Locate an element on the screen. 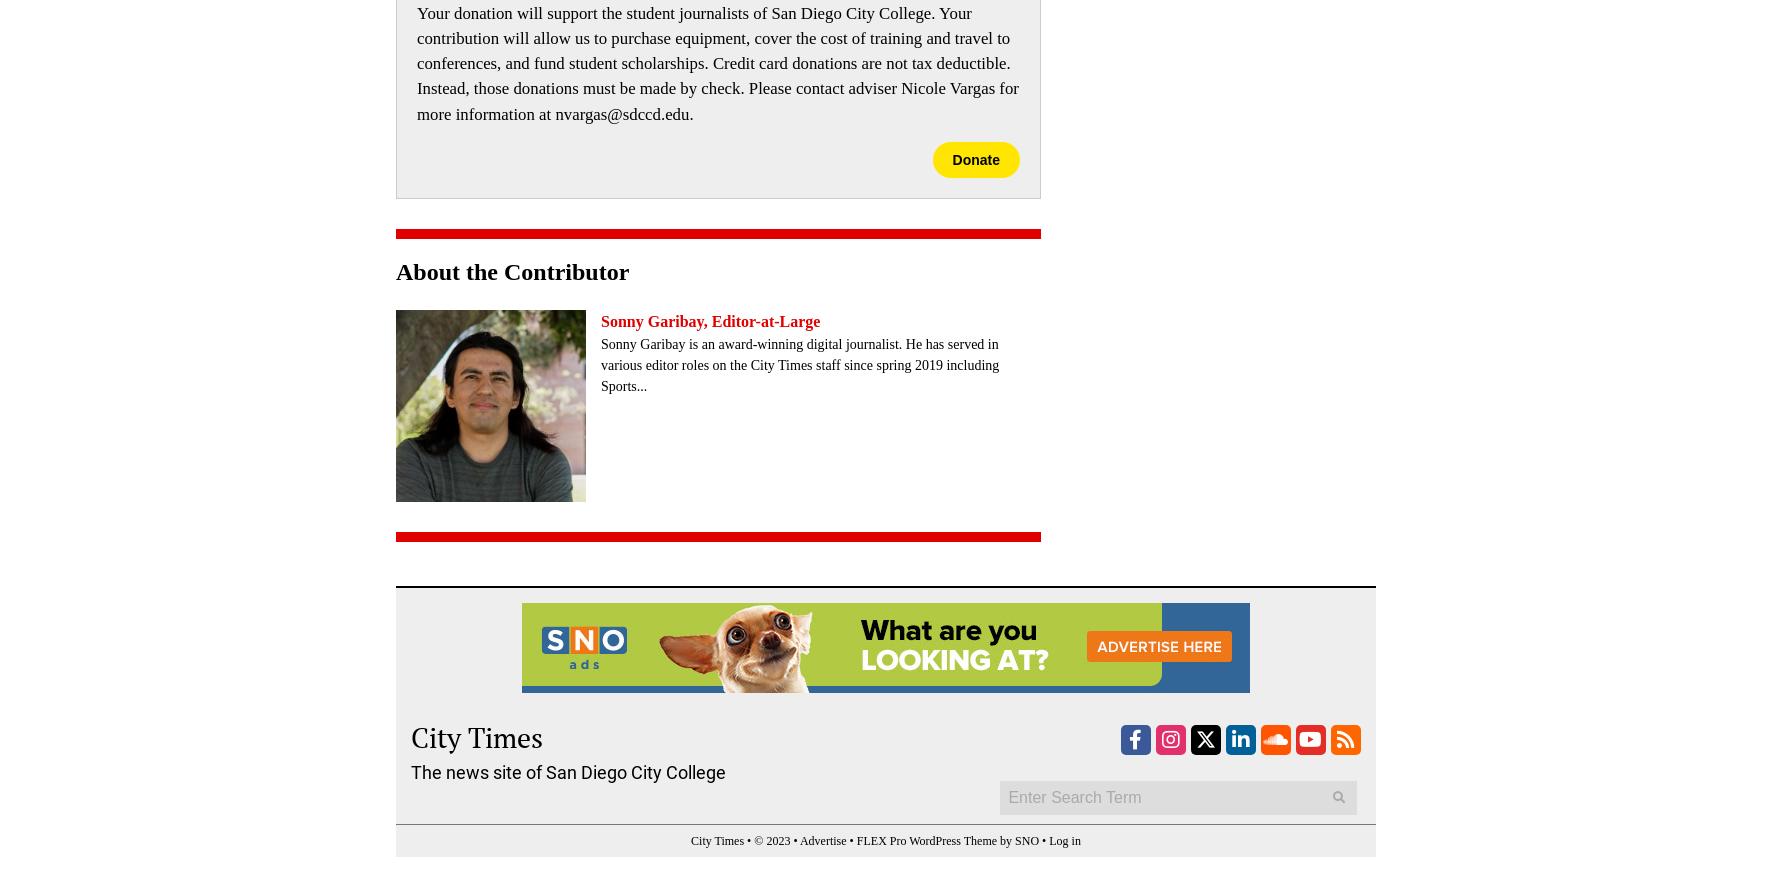 The width and height of the screenshot is (1772, 877). 'Advertise' is located at coordinates (822, 841).